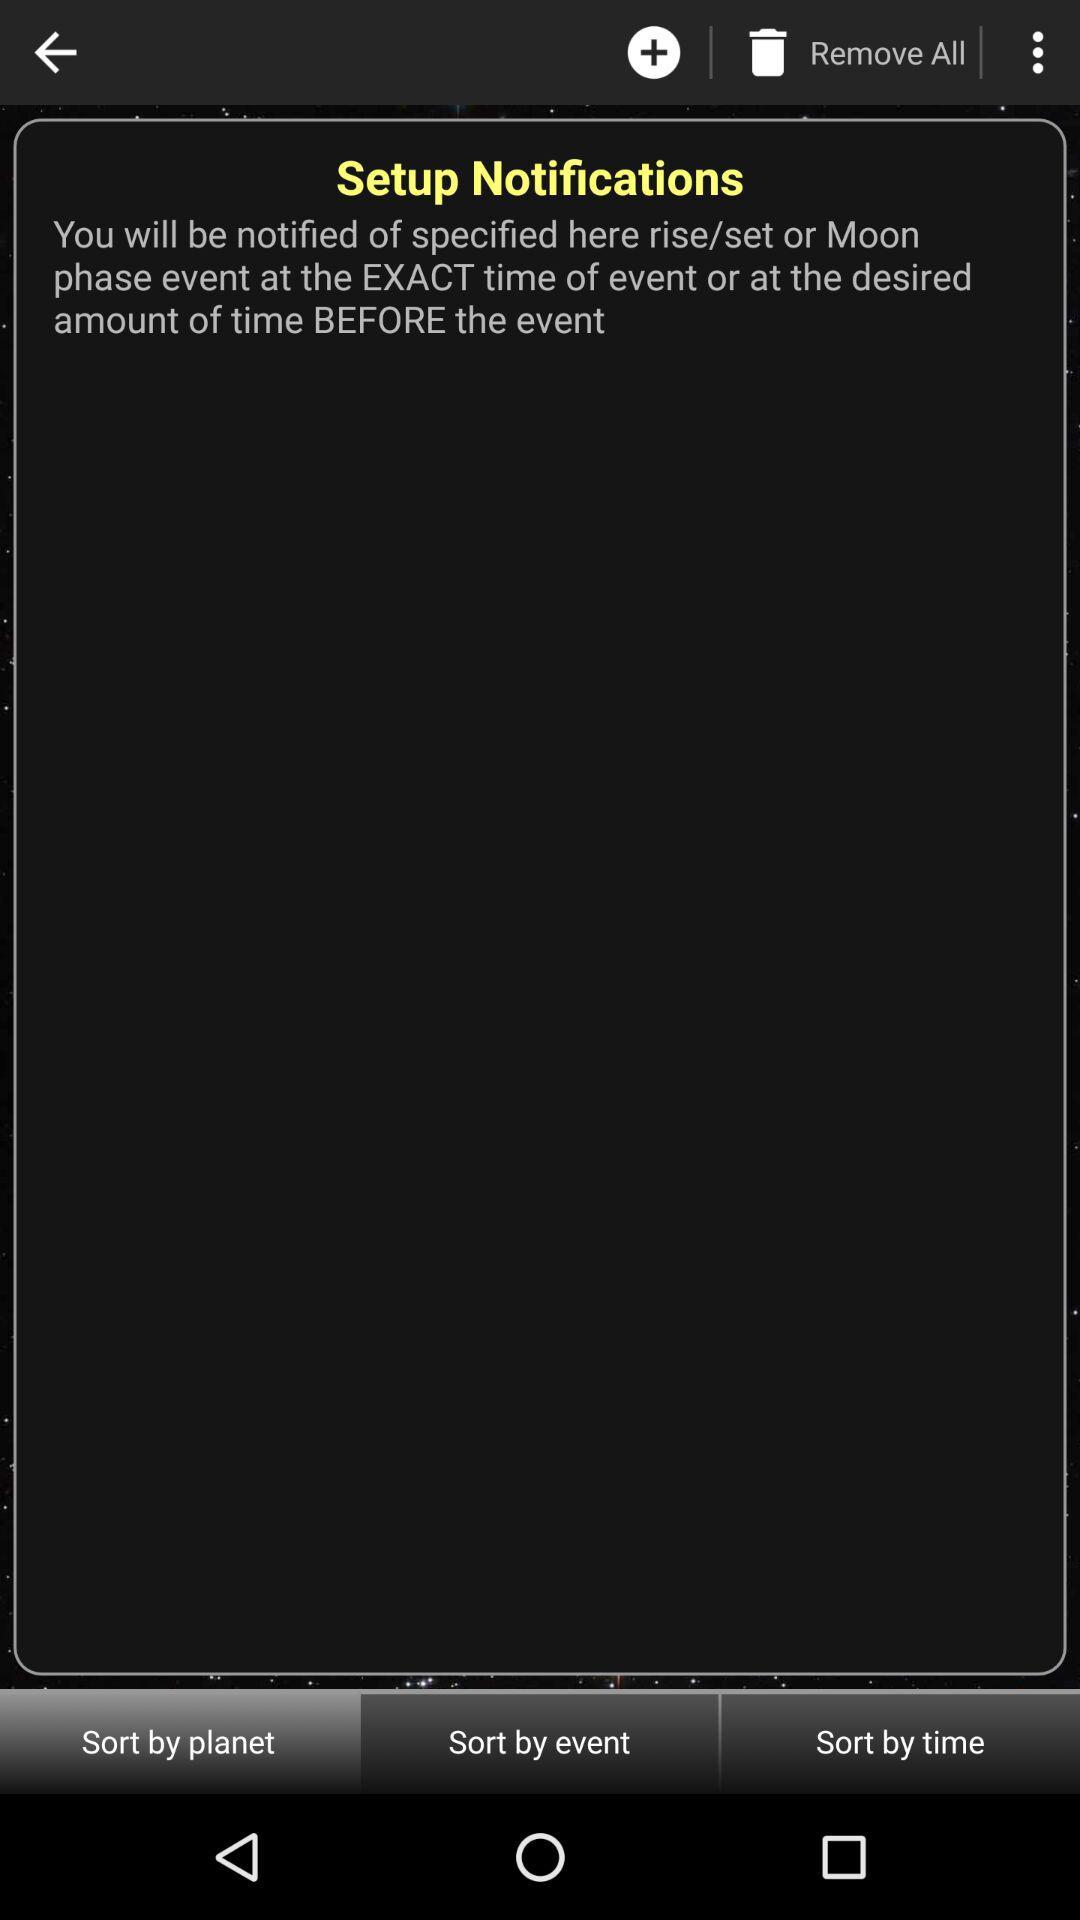  What do you see at coordinates (886, 52) in the screenshot?
I see `the remove all app` at bounding box center [886, 52].